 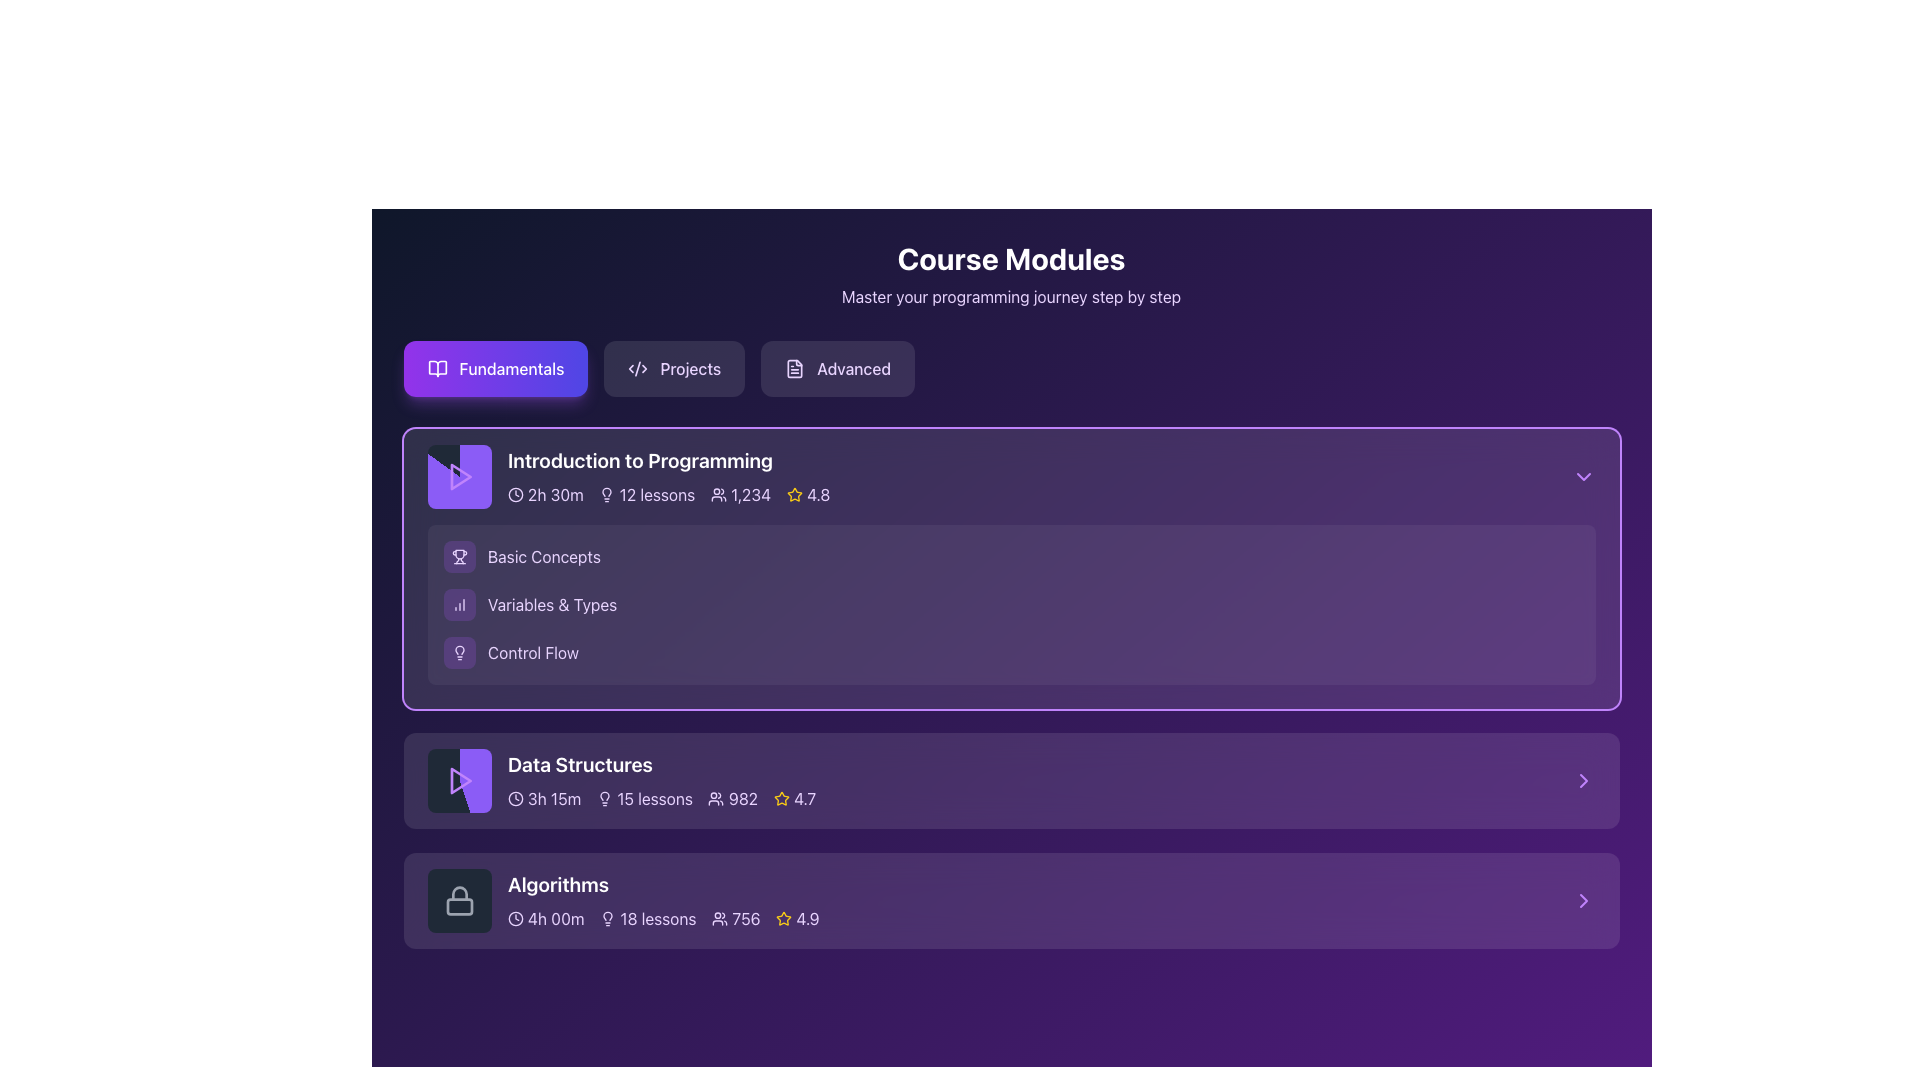 What do you see at coordinates (458, 906) in the screenshot?
I see `the bottom part of the lock graphic shape that represents the body of the lock icon within the 'Algorithms' card` at bounding box center [458, 906].